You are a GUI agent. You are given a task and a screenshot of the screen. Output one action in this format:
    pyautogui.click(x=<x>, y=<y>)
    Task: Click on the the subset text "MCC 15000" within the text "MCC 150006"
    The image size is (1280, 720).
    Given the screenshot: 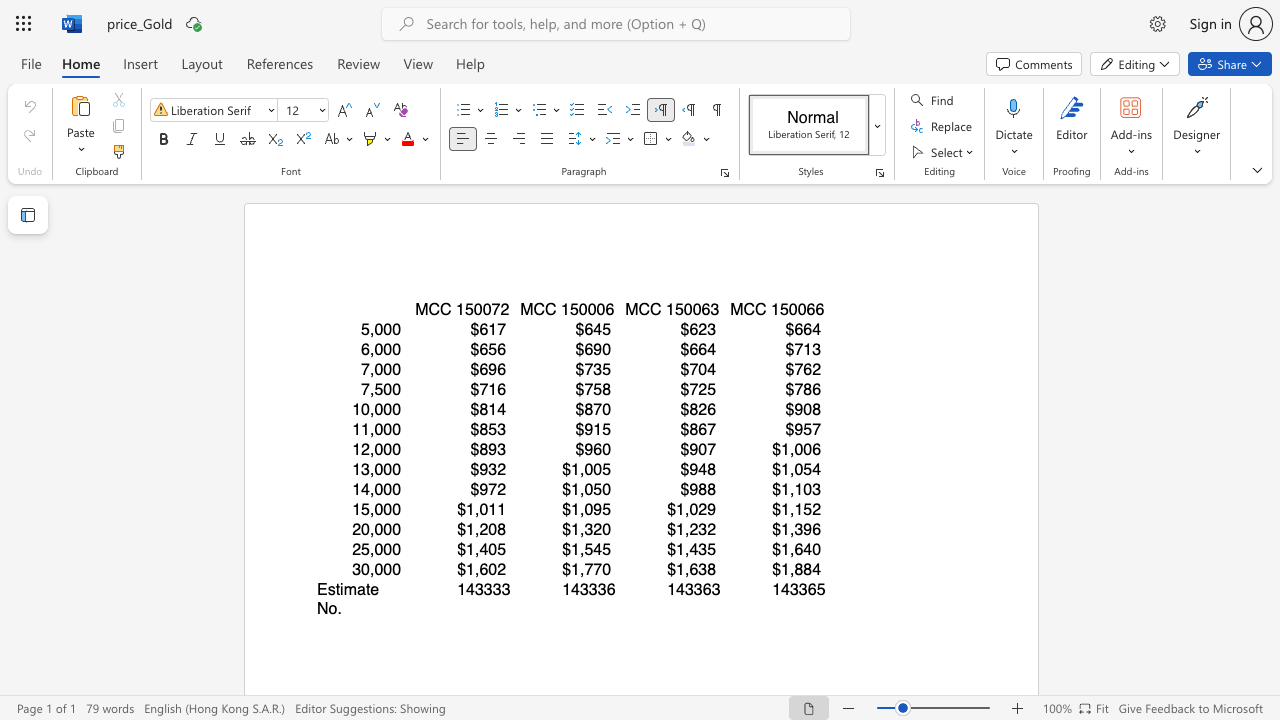 What is the action you would take?
    pyautogui.click(x=520, y=309)
    